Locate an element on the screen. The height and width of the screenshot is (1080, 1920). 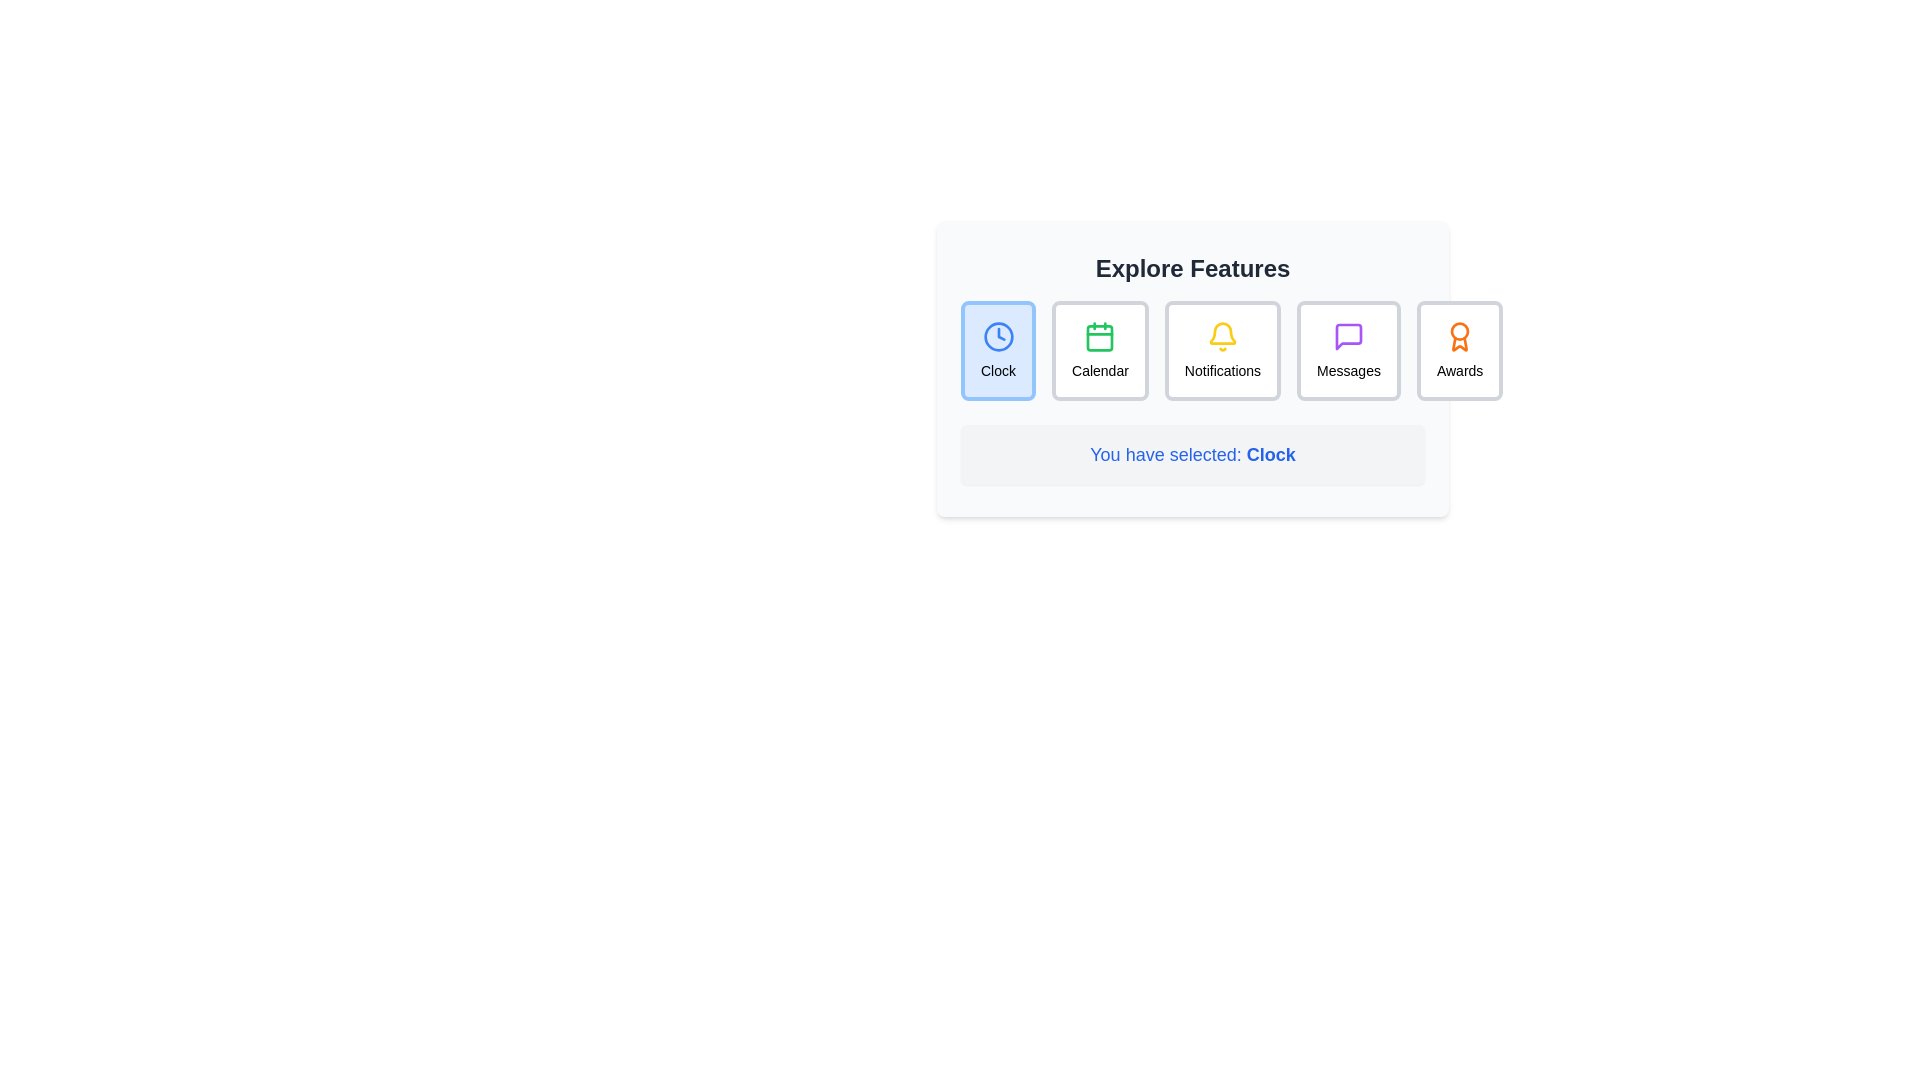
the 'Calendar' button, which is a rectangular button with a white background and gray border, featuring a green calendar icon at the top and the word 'Calendar' in black below it is located at coordinates (1099, 350).